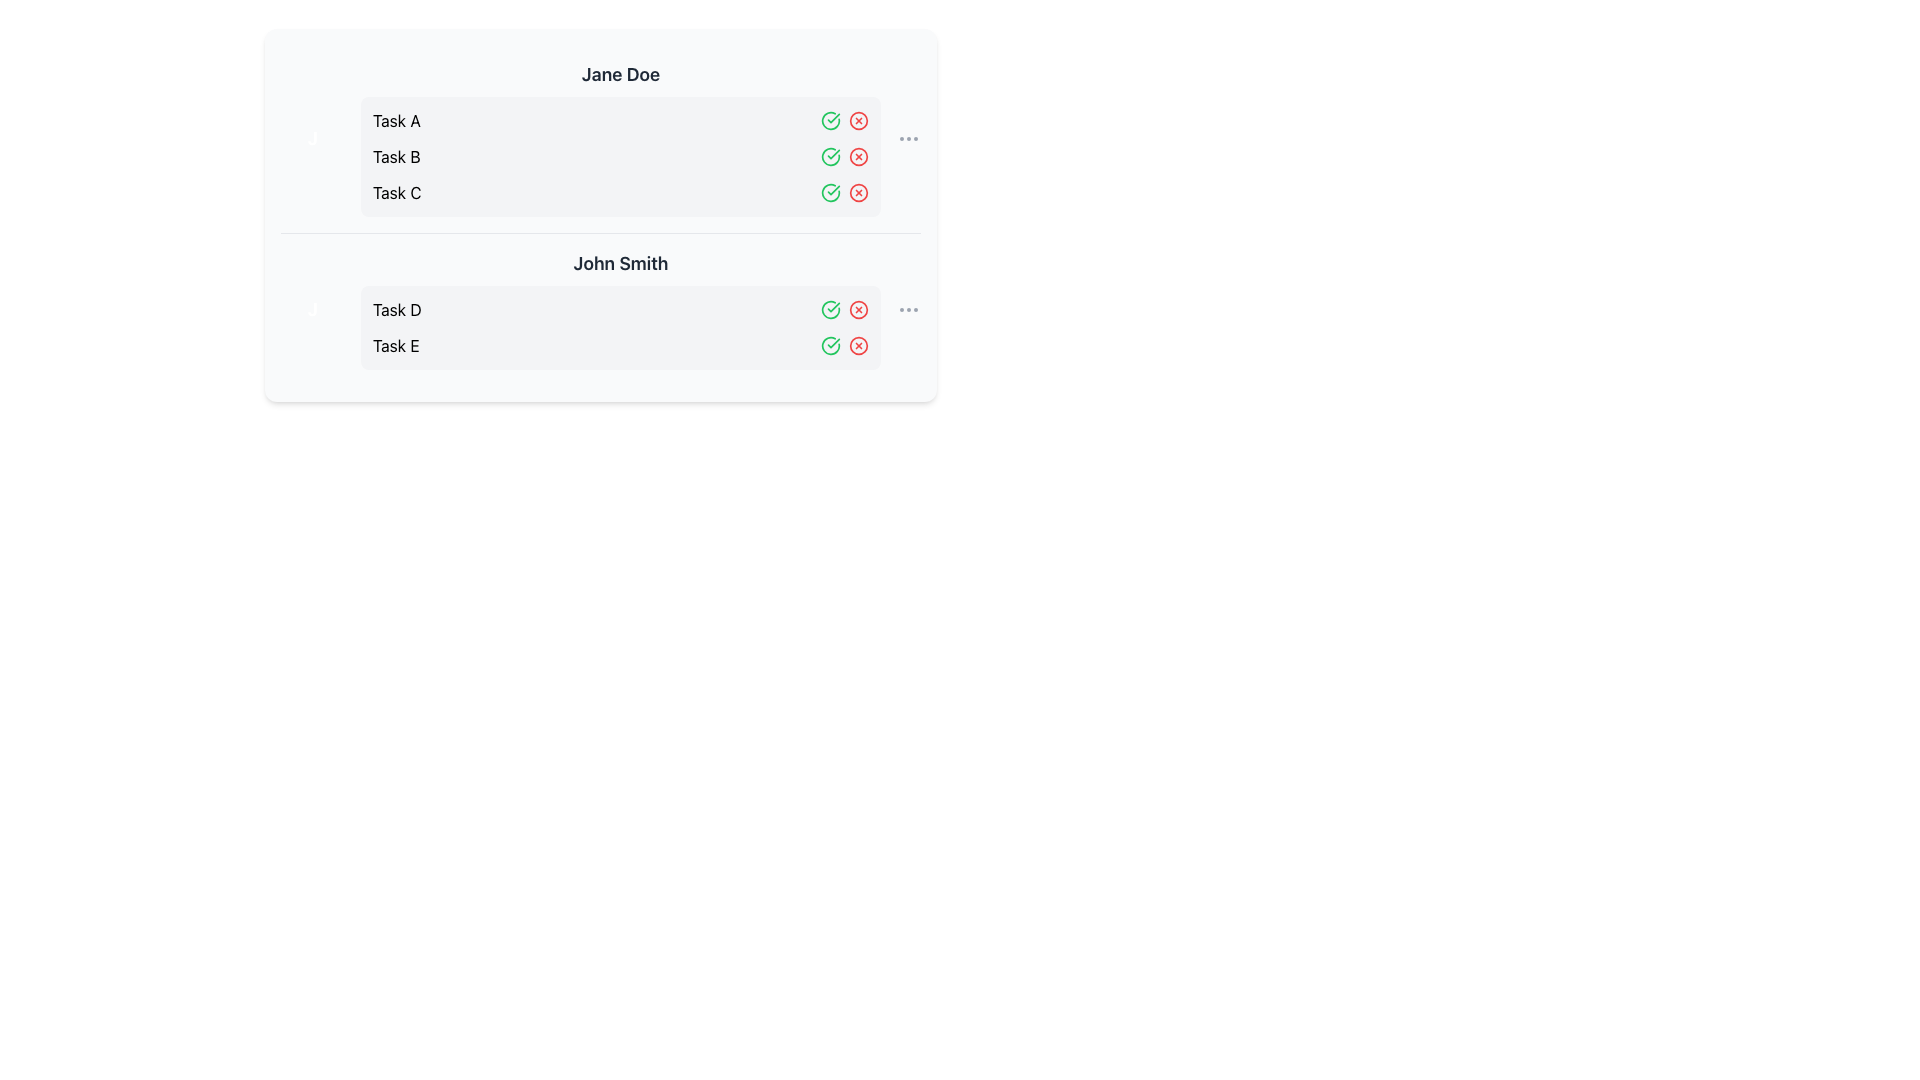  I want to click on the interactive cancel button located at the top-right corner of the first task group under 'Jane Doe', positioned between a green checkmark icon and a red icon, so click(859, 120).